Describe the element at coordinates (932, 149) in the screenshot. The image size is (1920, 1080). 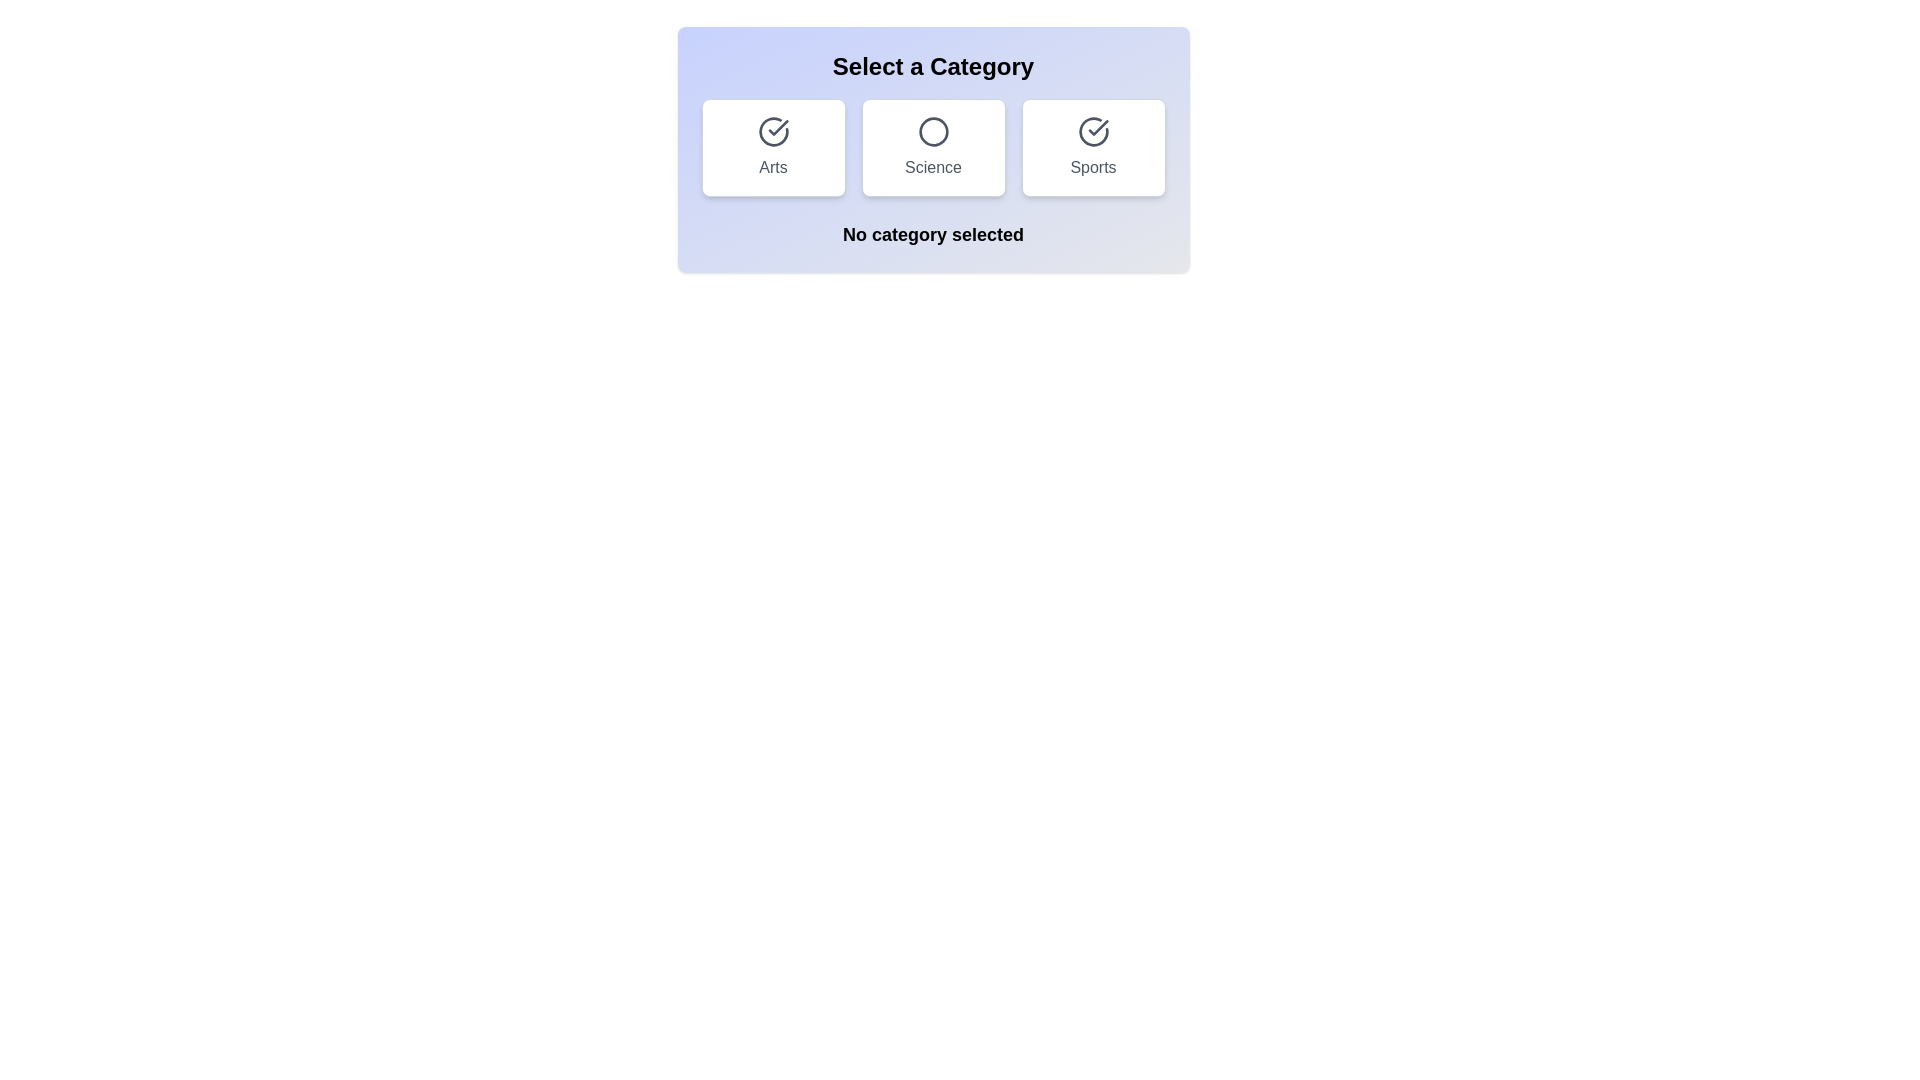
I see `the 'Science' category selection card, which is the second card in a three-column grid layout` at that location.